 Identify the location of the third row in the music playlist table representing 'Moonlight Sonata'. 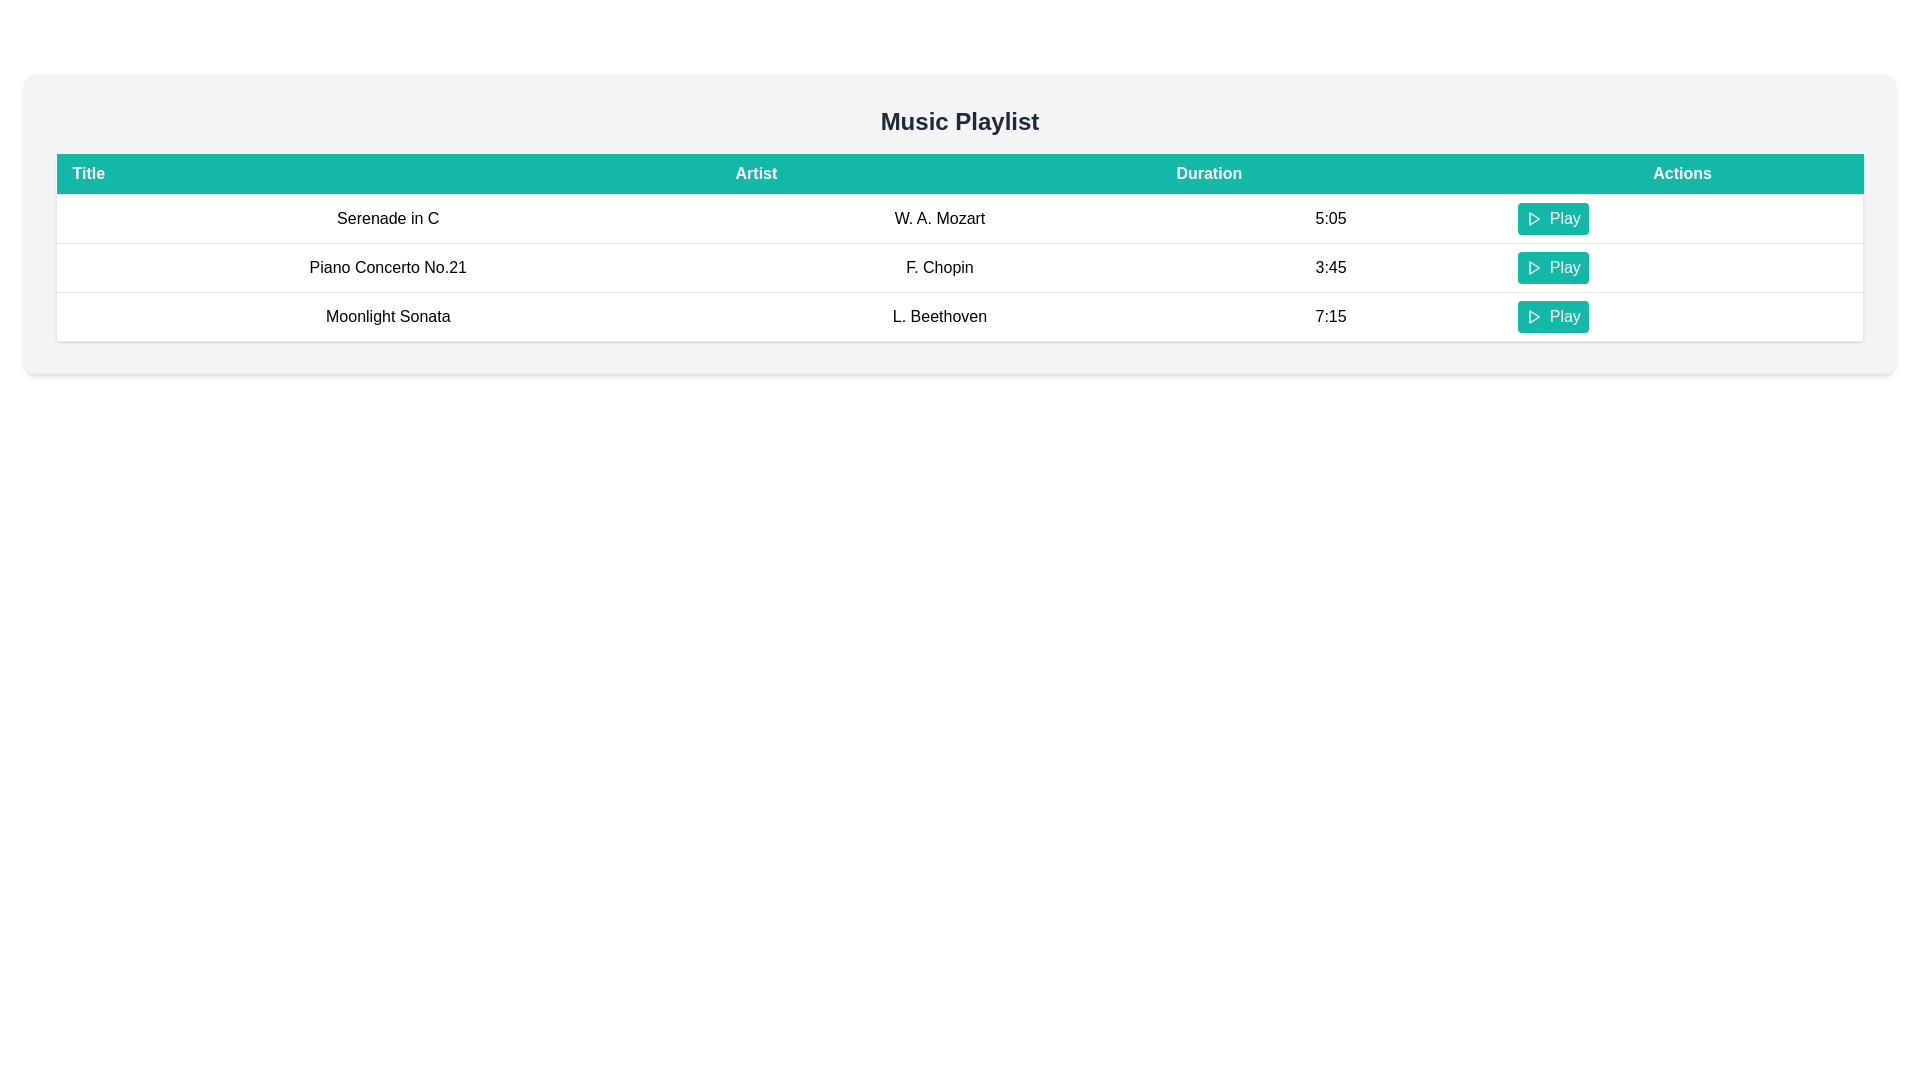
(960, 315).